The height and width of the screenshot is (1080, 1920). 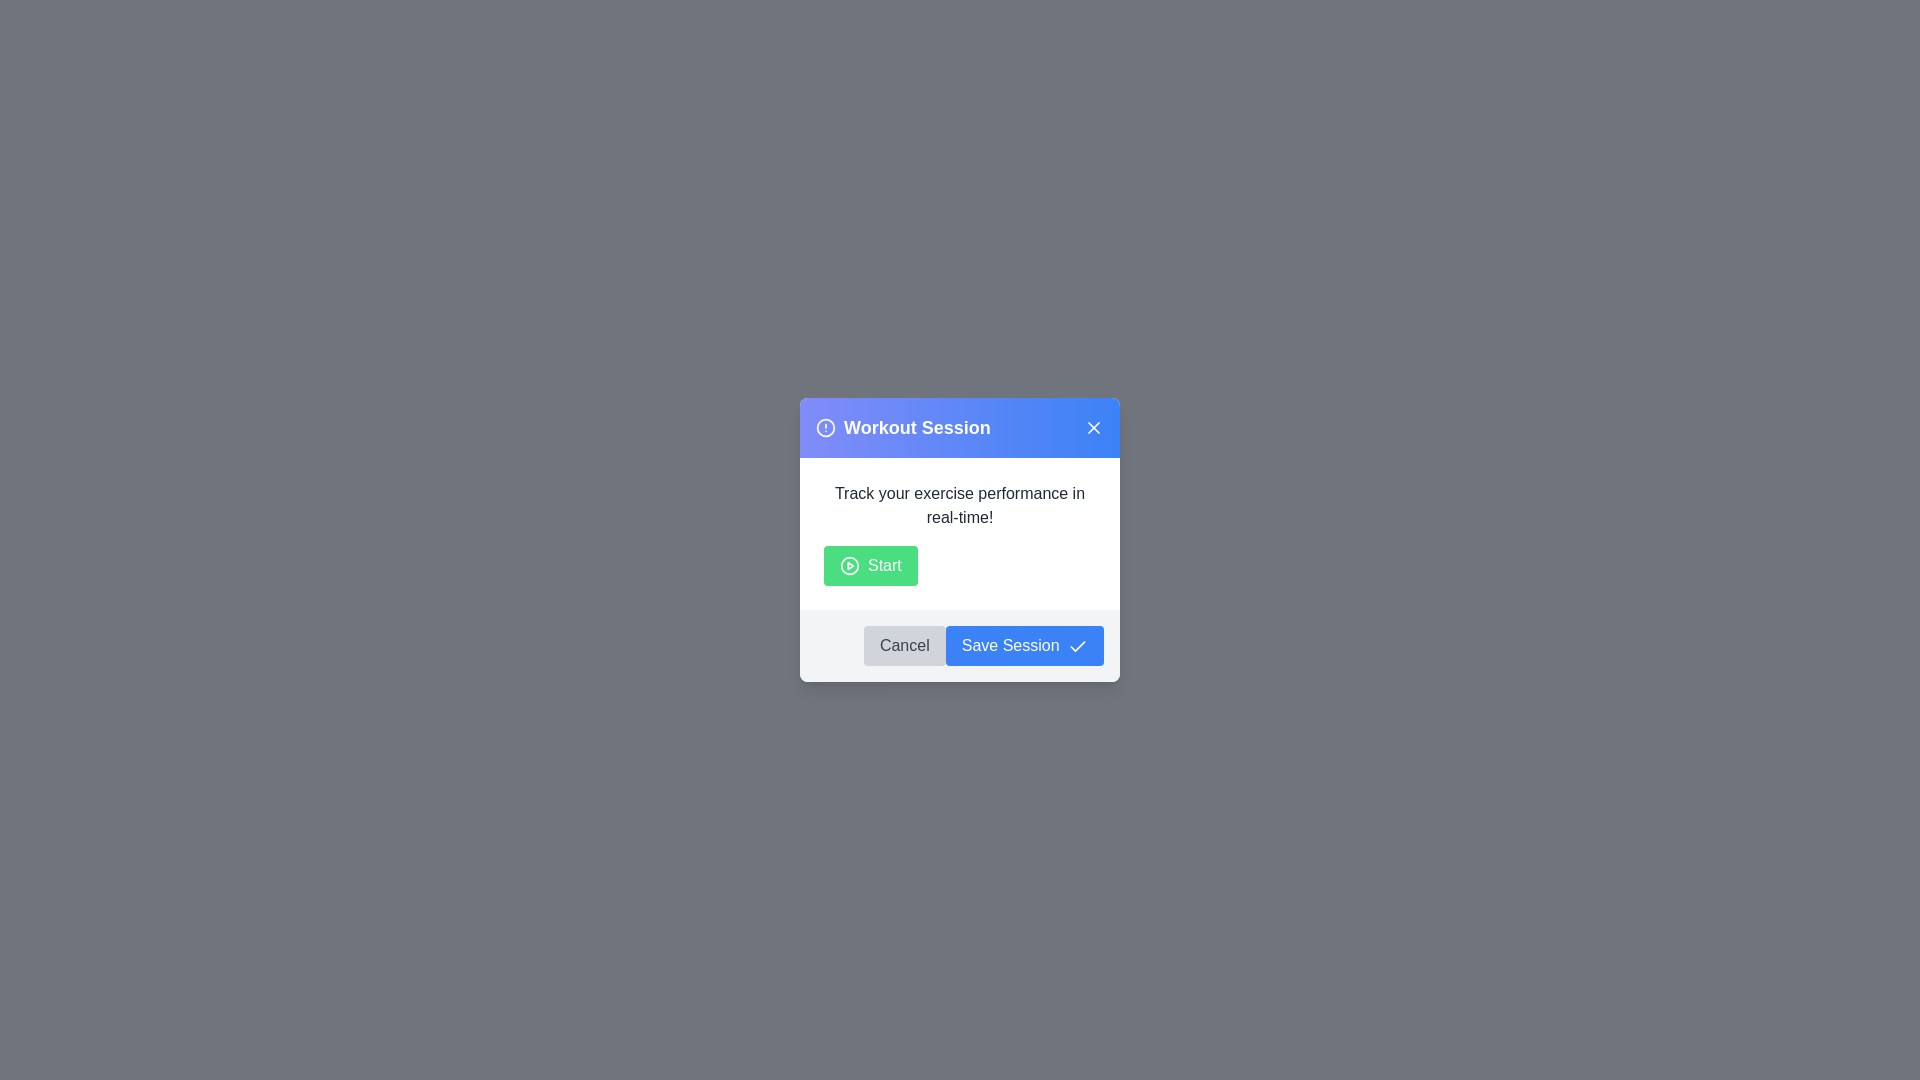 What do you see at coordinates (1024, 645) in the screenshot?
I see `'Save Session' button to save the workout session` at bounding box center [1024, 645].